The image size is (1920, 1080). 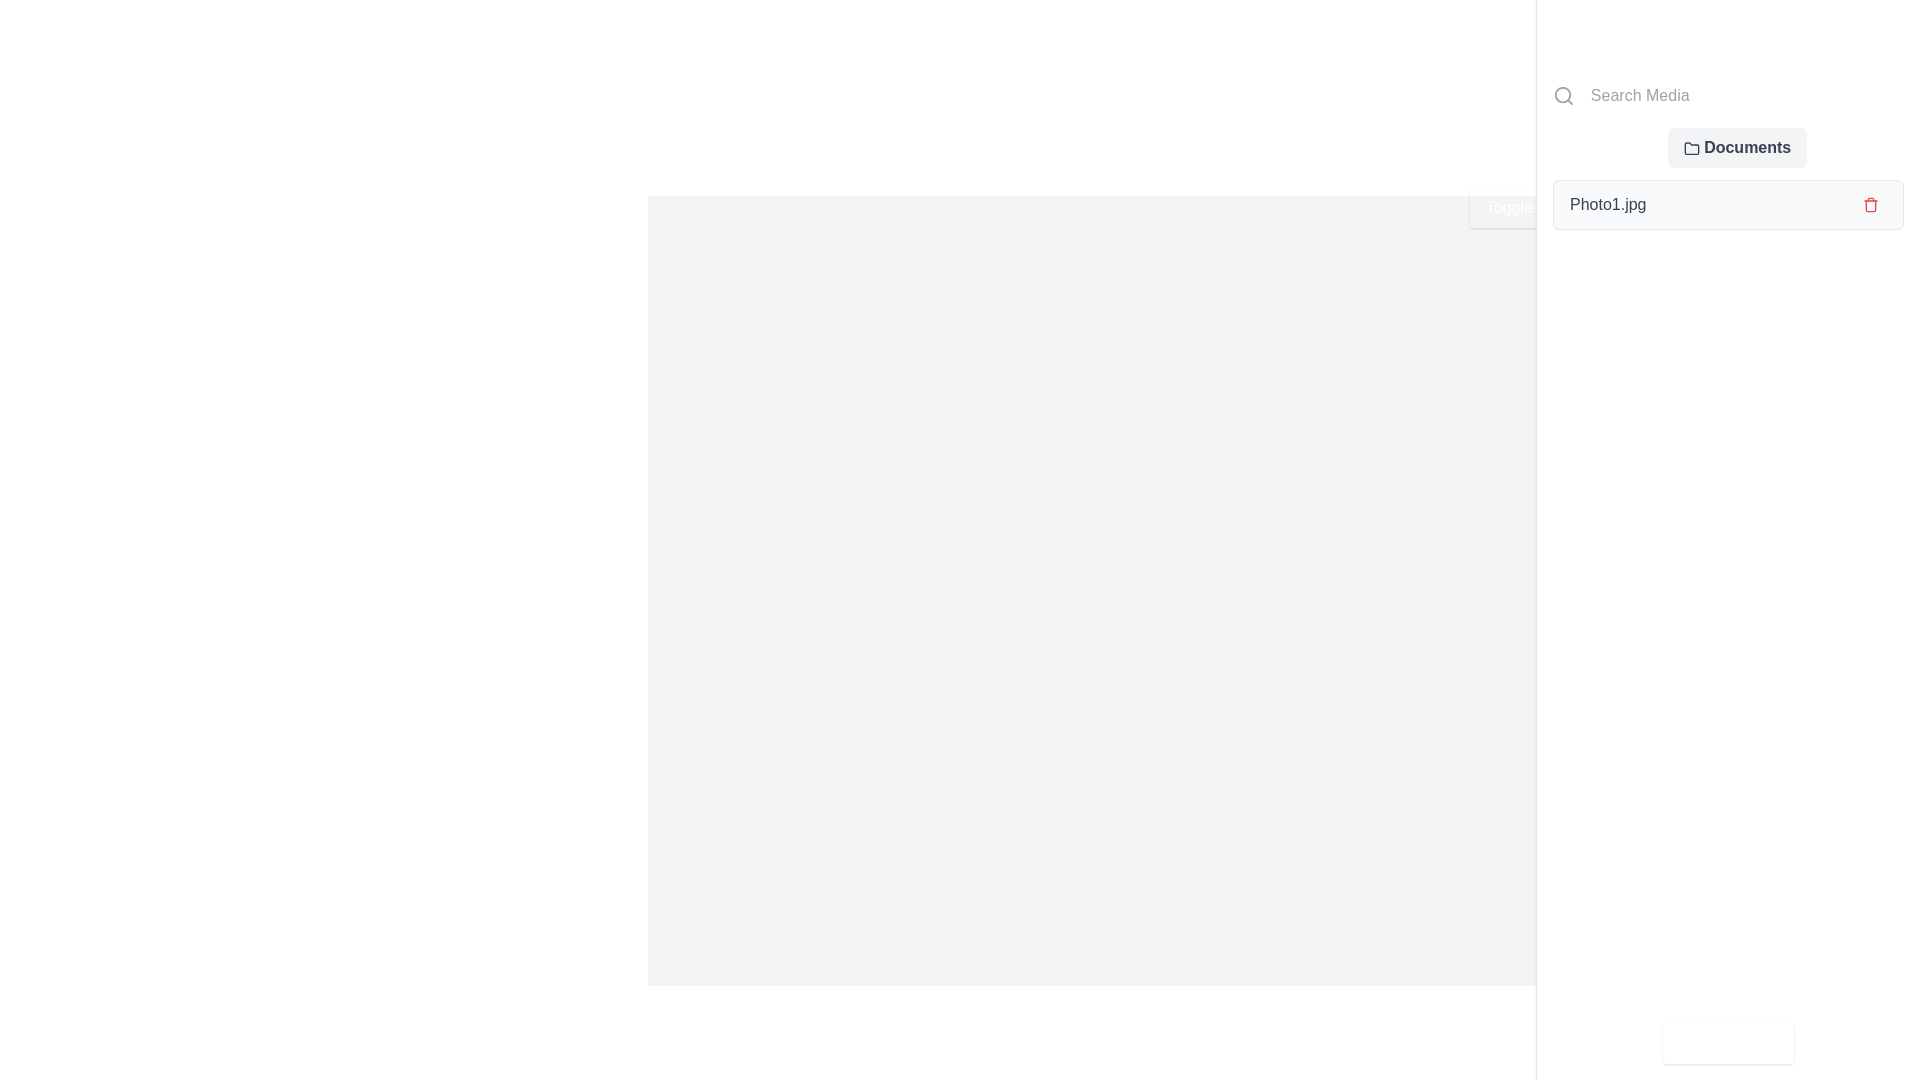 What do you see at coordinates (1870, 204) in the screenshot?
I see `the red trash bin icon button located in the vertical sidebar on the right, adjacent to the 'Documents' folder` at bounding box center [1870, 204].